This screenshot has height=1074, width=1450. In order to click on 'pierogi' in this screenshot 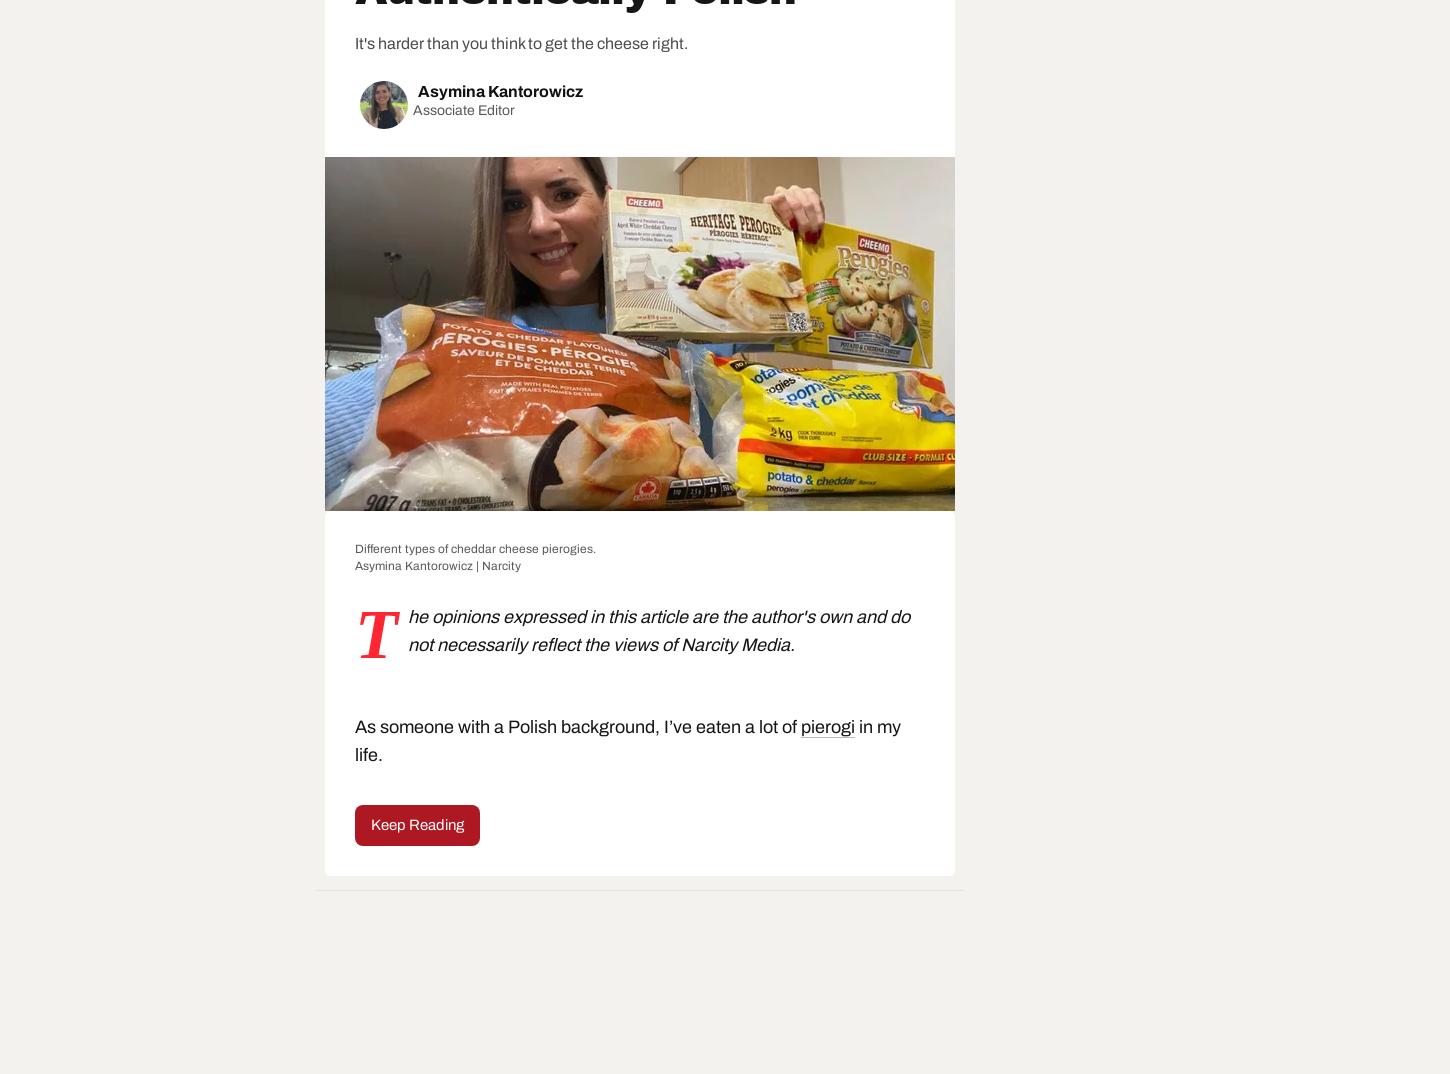, I will do `click(827, 726)`.